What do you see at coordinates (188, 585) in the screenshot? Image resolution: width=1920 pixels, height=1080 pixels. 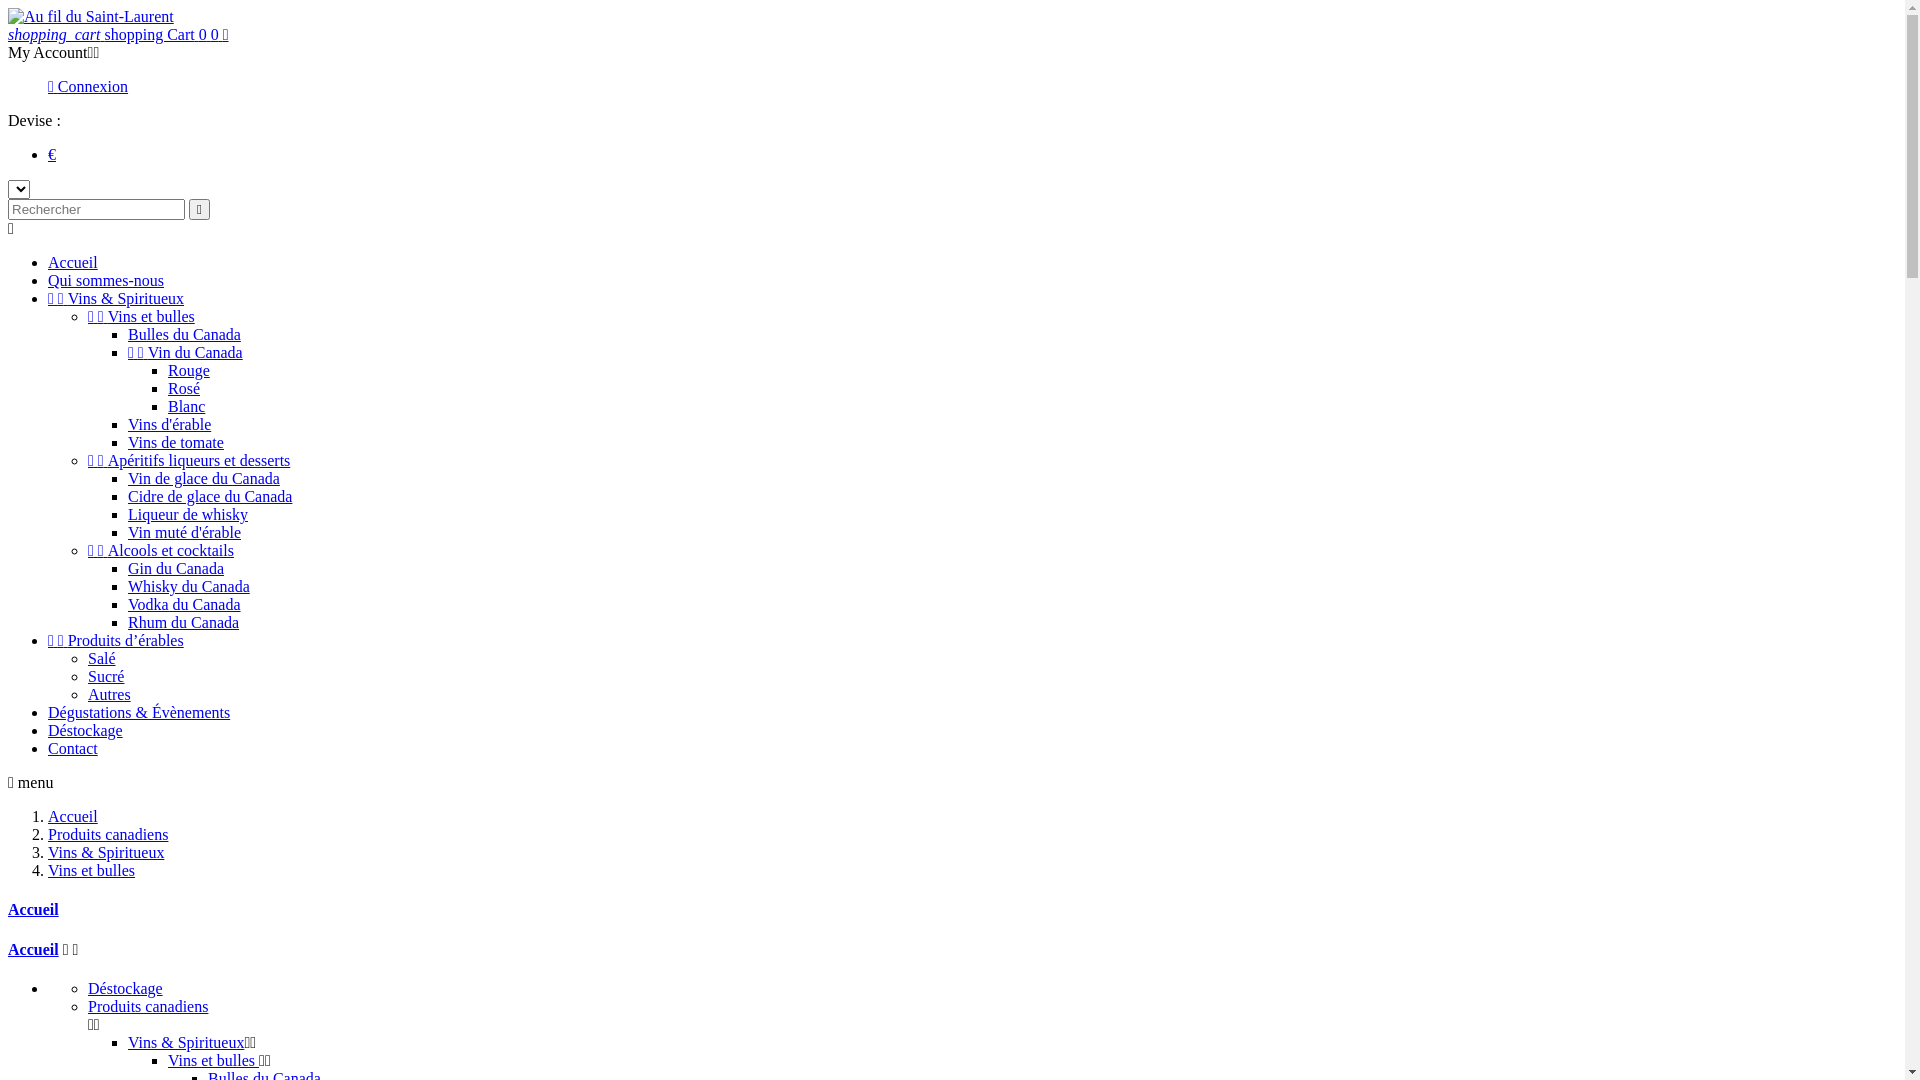 I see `'Whisky du Canada'` at bounding box center [188, 585].